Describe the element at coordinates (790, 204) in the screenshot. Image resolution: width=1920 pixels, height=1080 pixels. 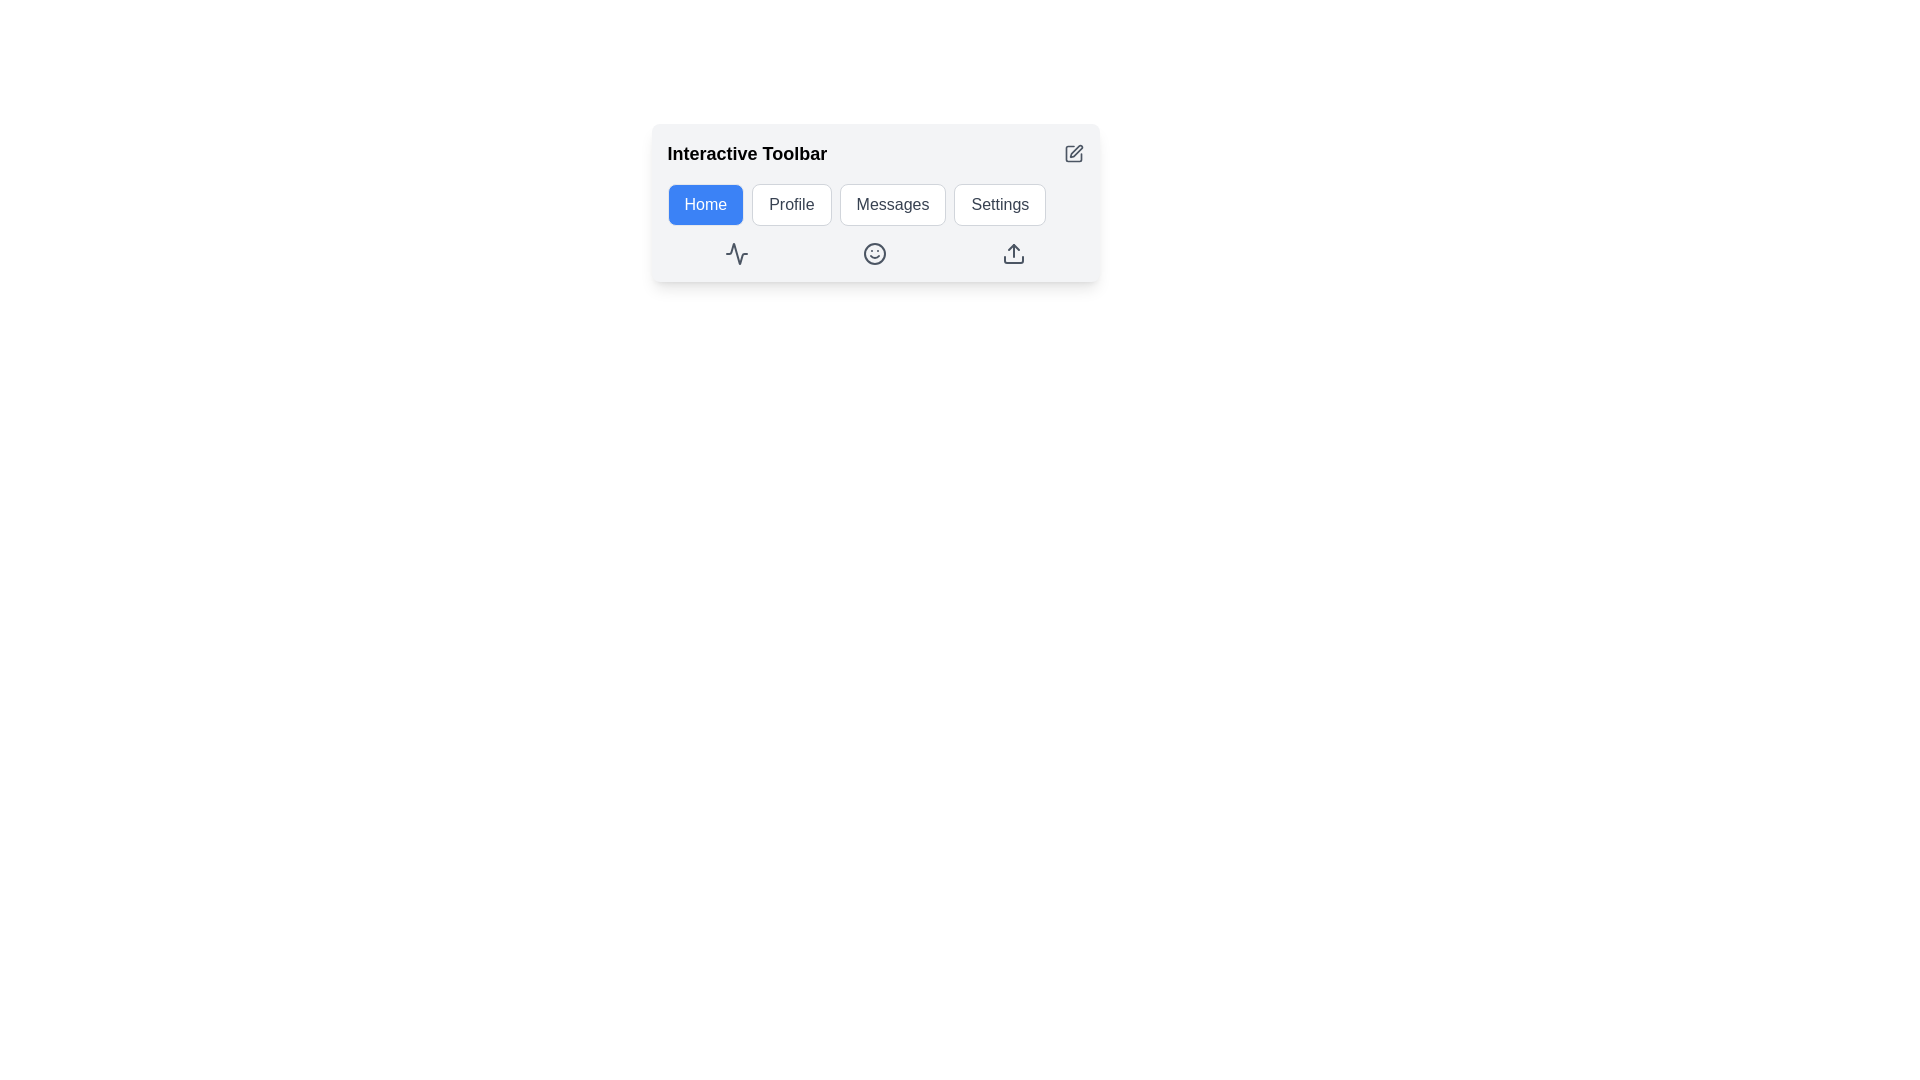
I see `the 'Profile' button, which is the second button in a horizontal navigation bar` at that location.